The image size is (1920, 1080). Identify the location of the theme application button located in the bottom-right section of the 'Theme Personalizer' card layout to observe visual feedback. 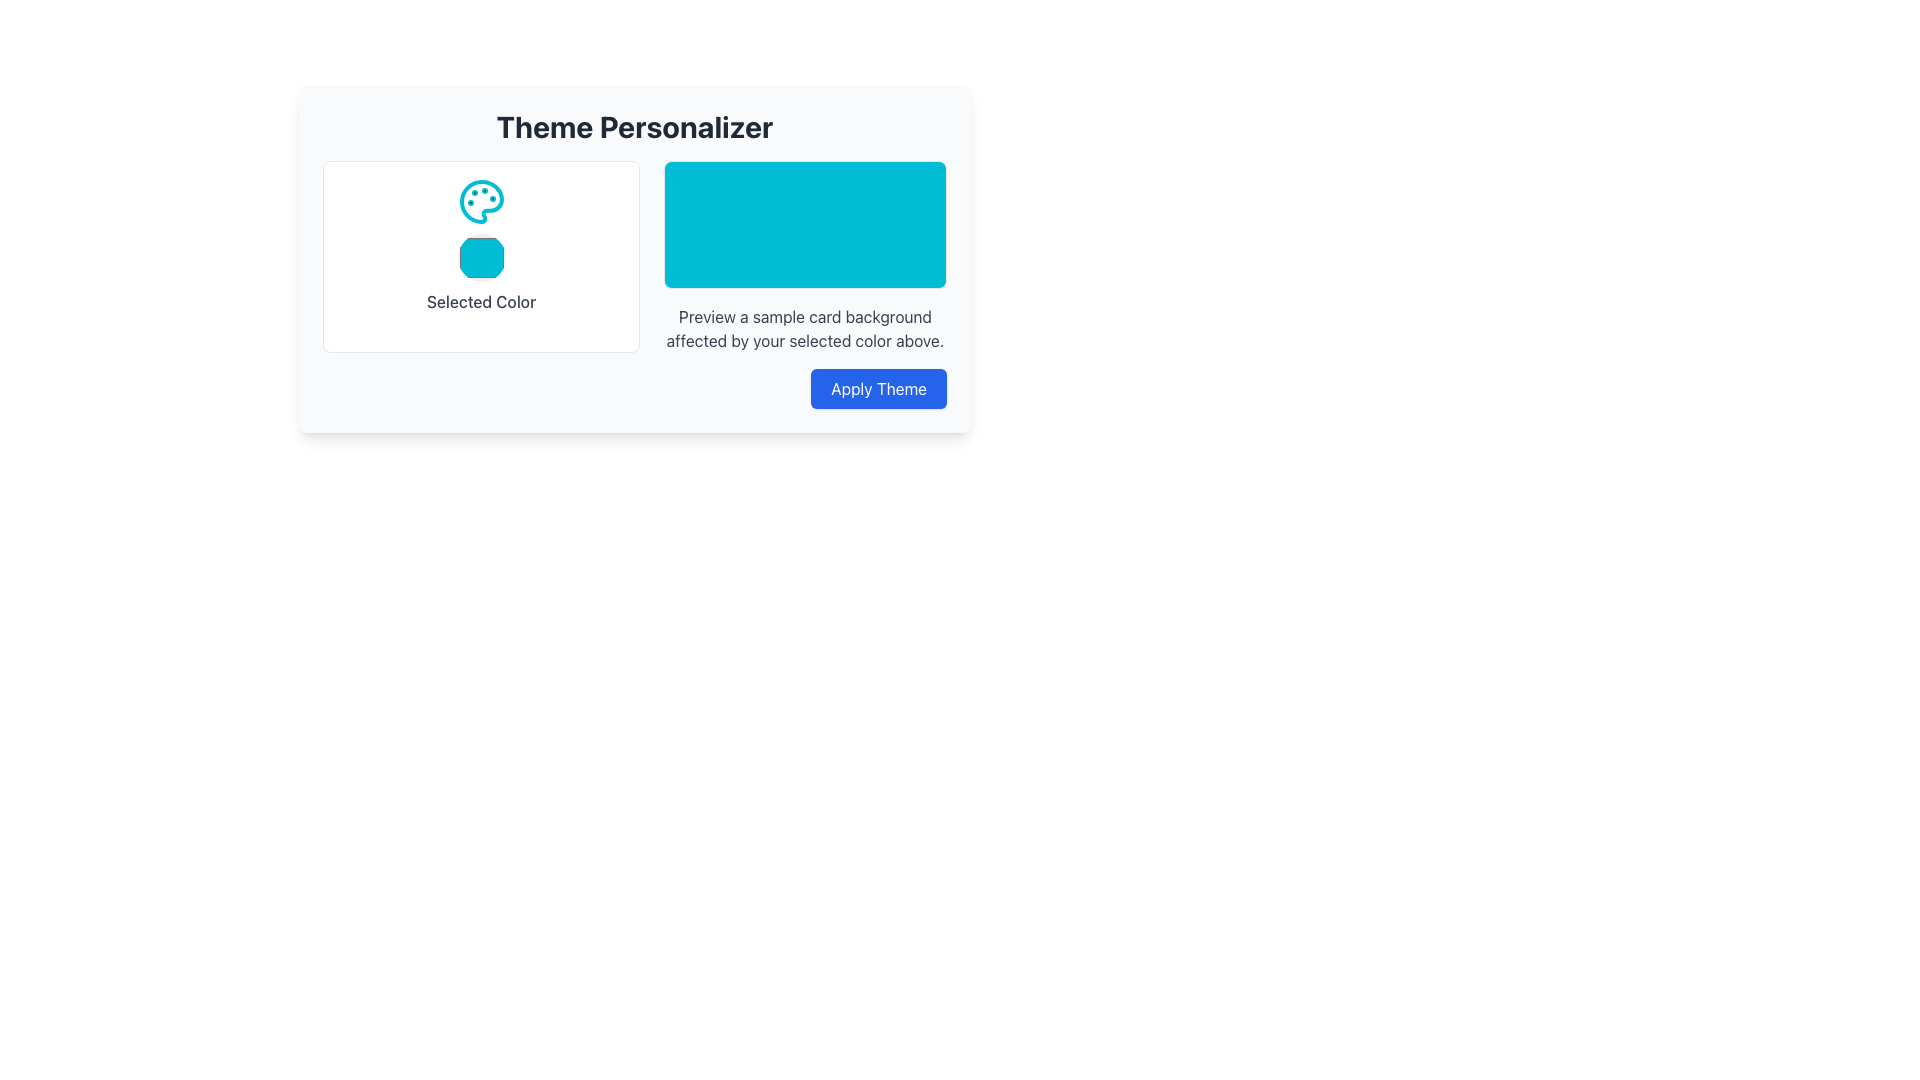
(878, 389).